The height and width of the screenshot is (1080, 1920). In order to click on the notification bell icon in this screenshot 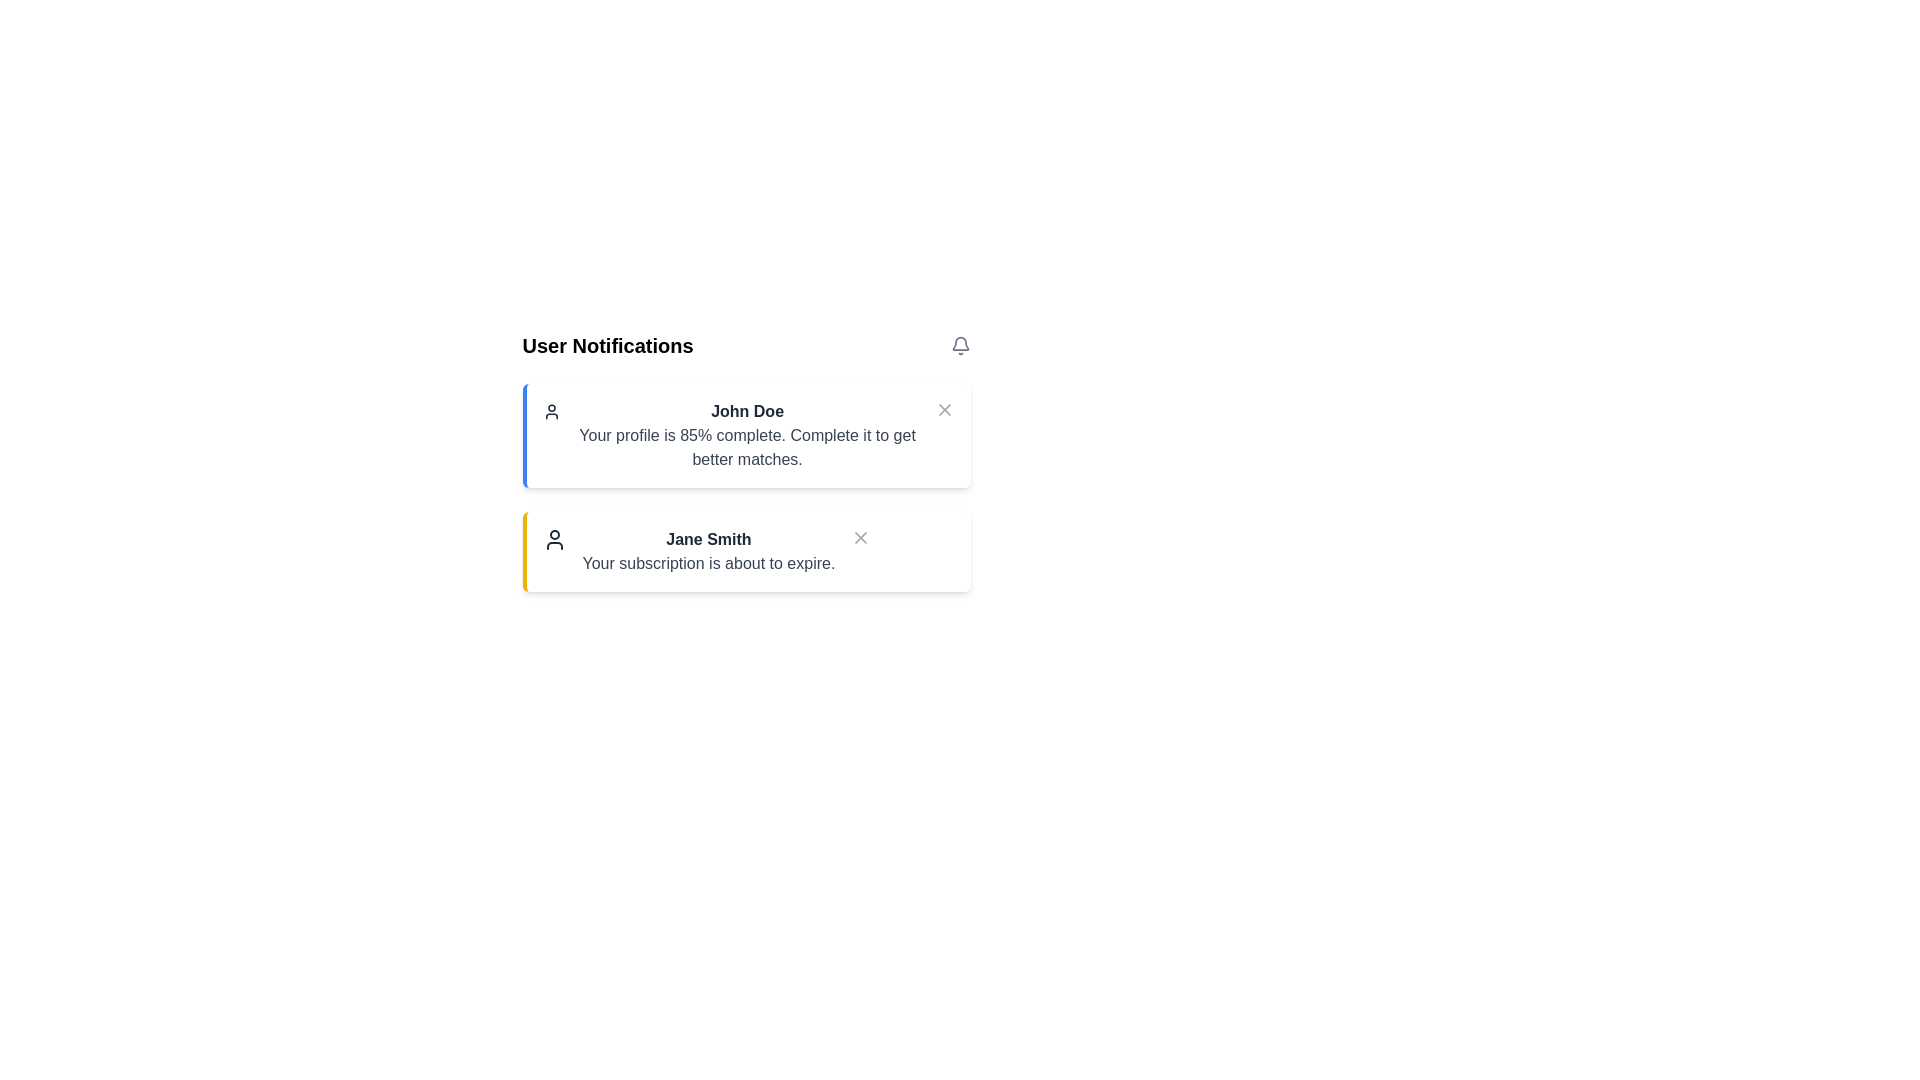, I will do `click(960, 345)`.